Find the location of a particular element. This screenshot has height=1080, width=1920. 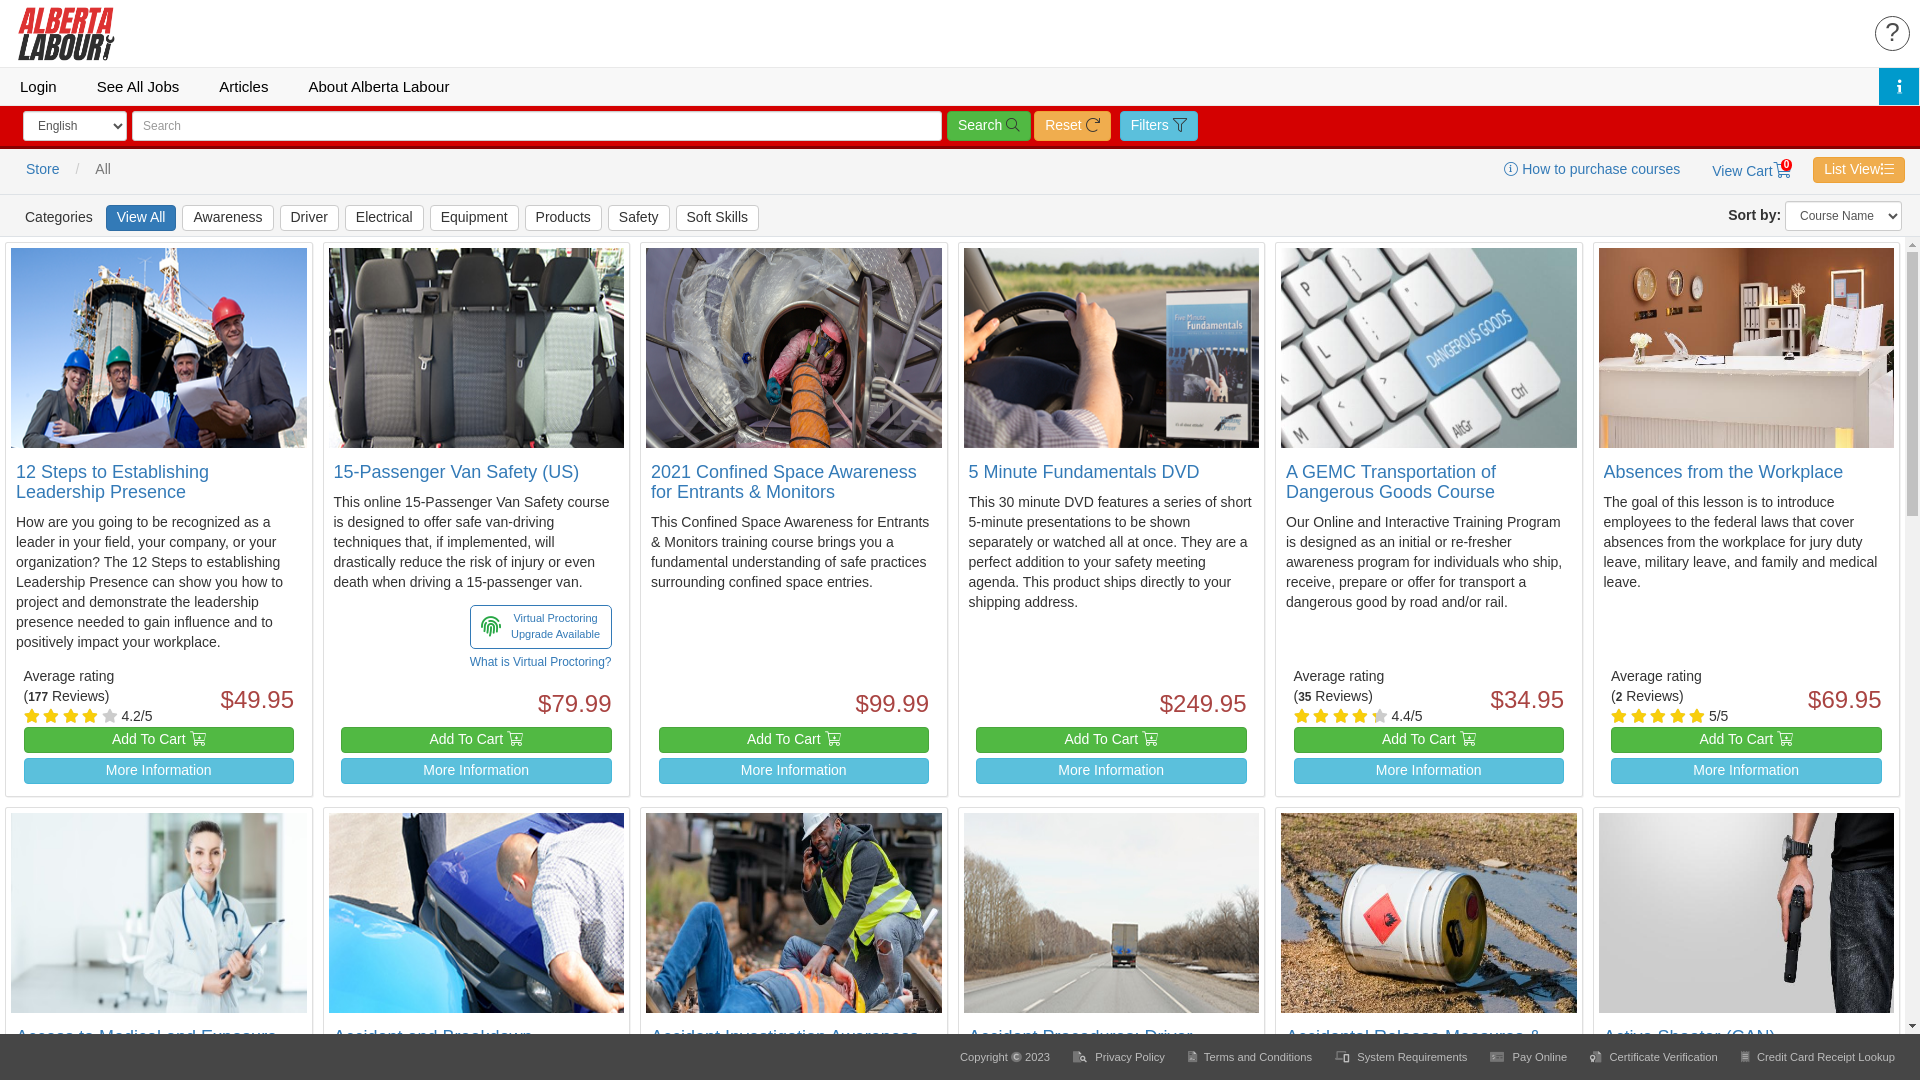

'Access to Medical and Exposure Records for Managers (US)' is located at coordinates (145, 1045).